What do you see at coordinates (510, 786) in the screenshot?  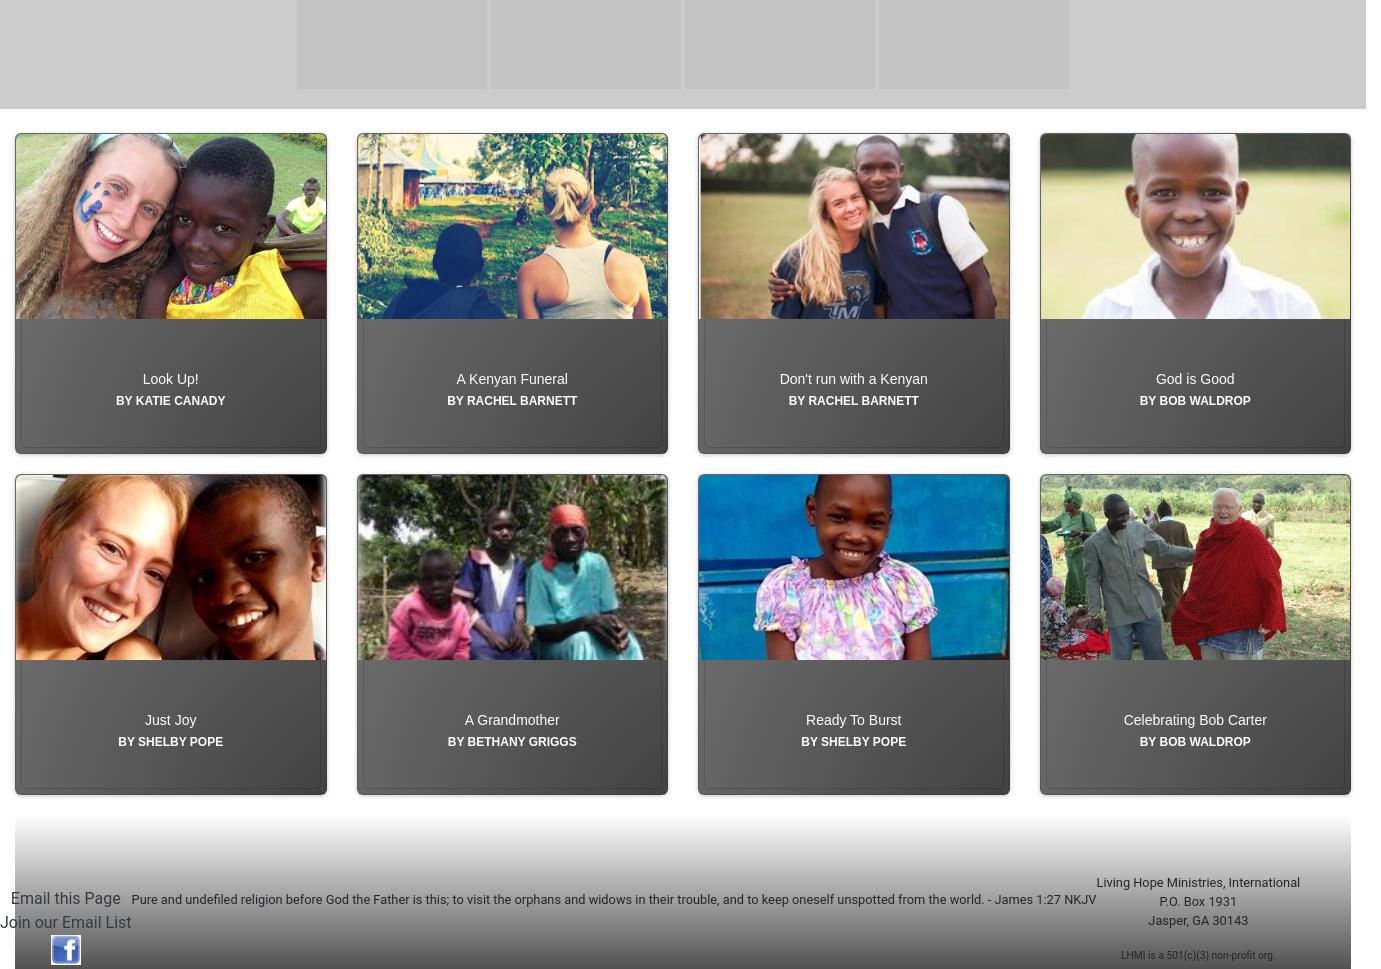 I see `'by Bethany Griggs'` at bounding box center [510, 786].